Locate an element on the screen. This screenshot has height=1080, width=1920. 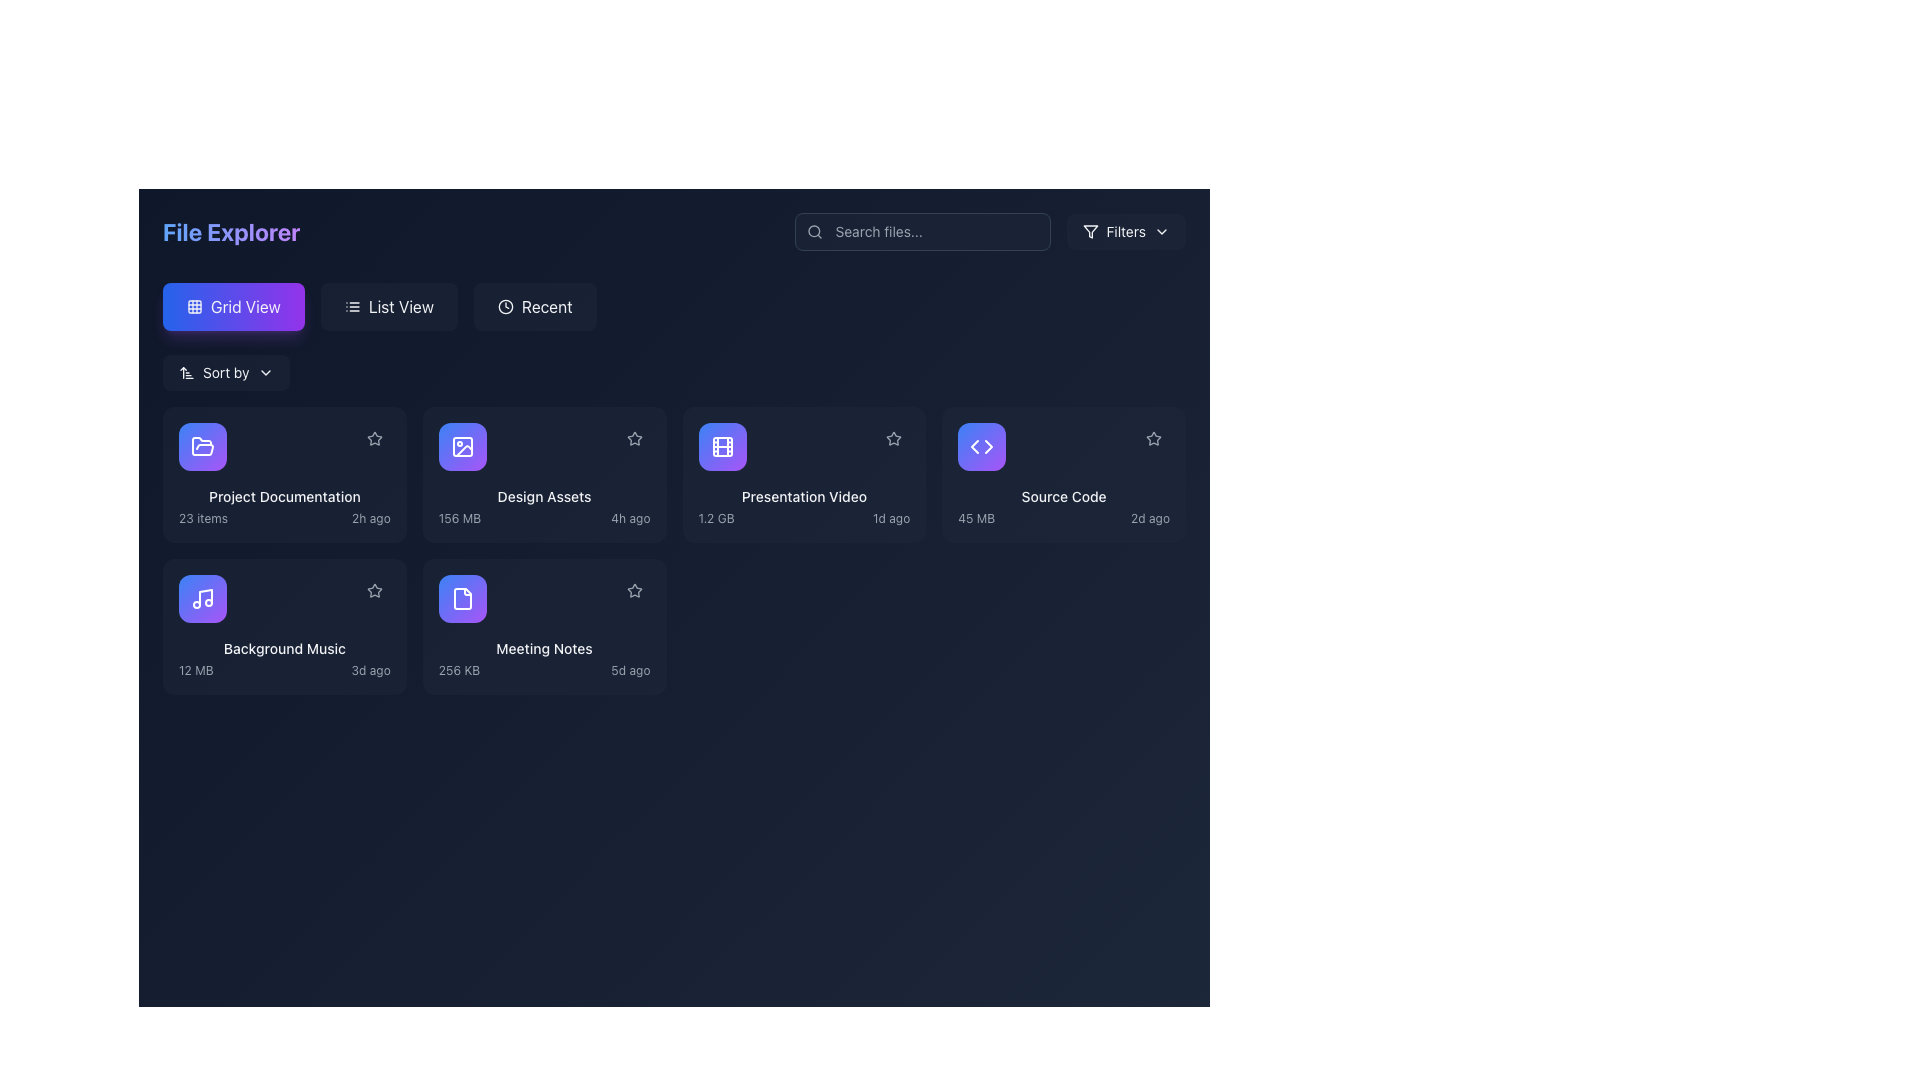
the star-shaped icon with a hollow middle, colored in light gray, located at the bottom-right corner of the card labeled 'Background Music' is located at coordinates (374, 589).